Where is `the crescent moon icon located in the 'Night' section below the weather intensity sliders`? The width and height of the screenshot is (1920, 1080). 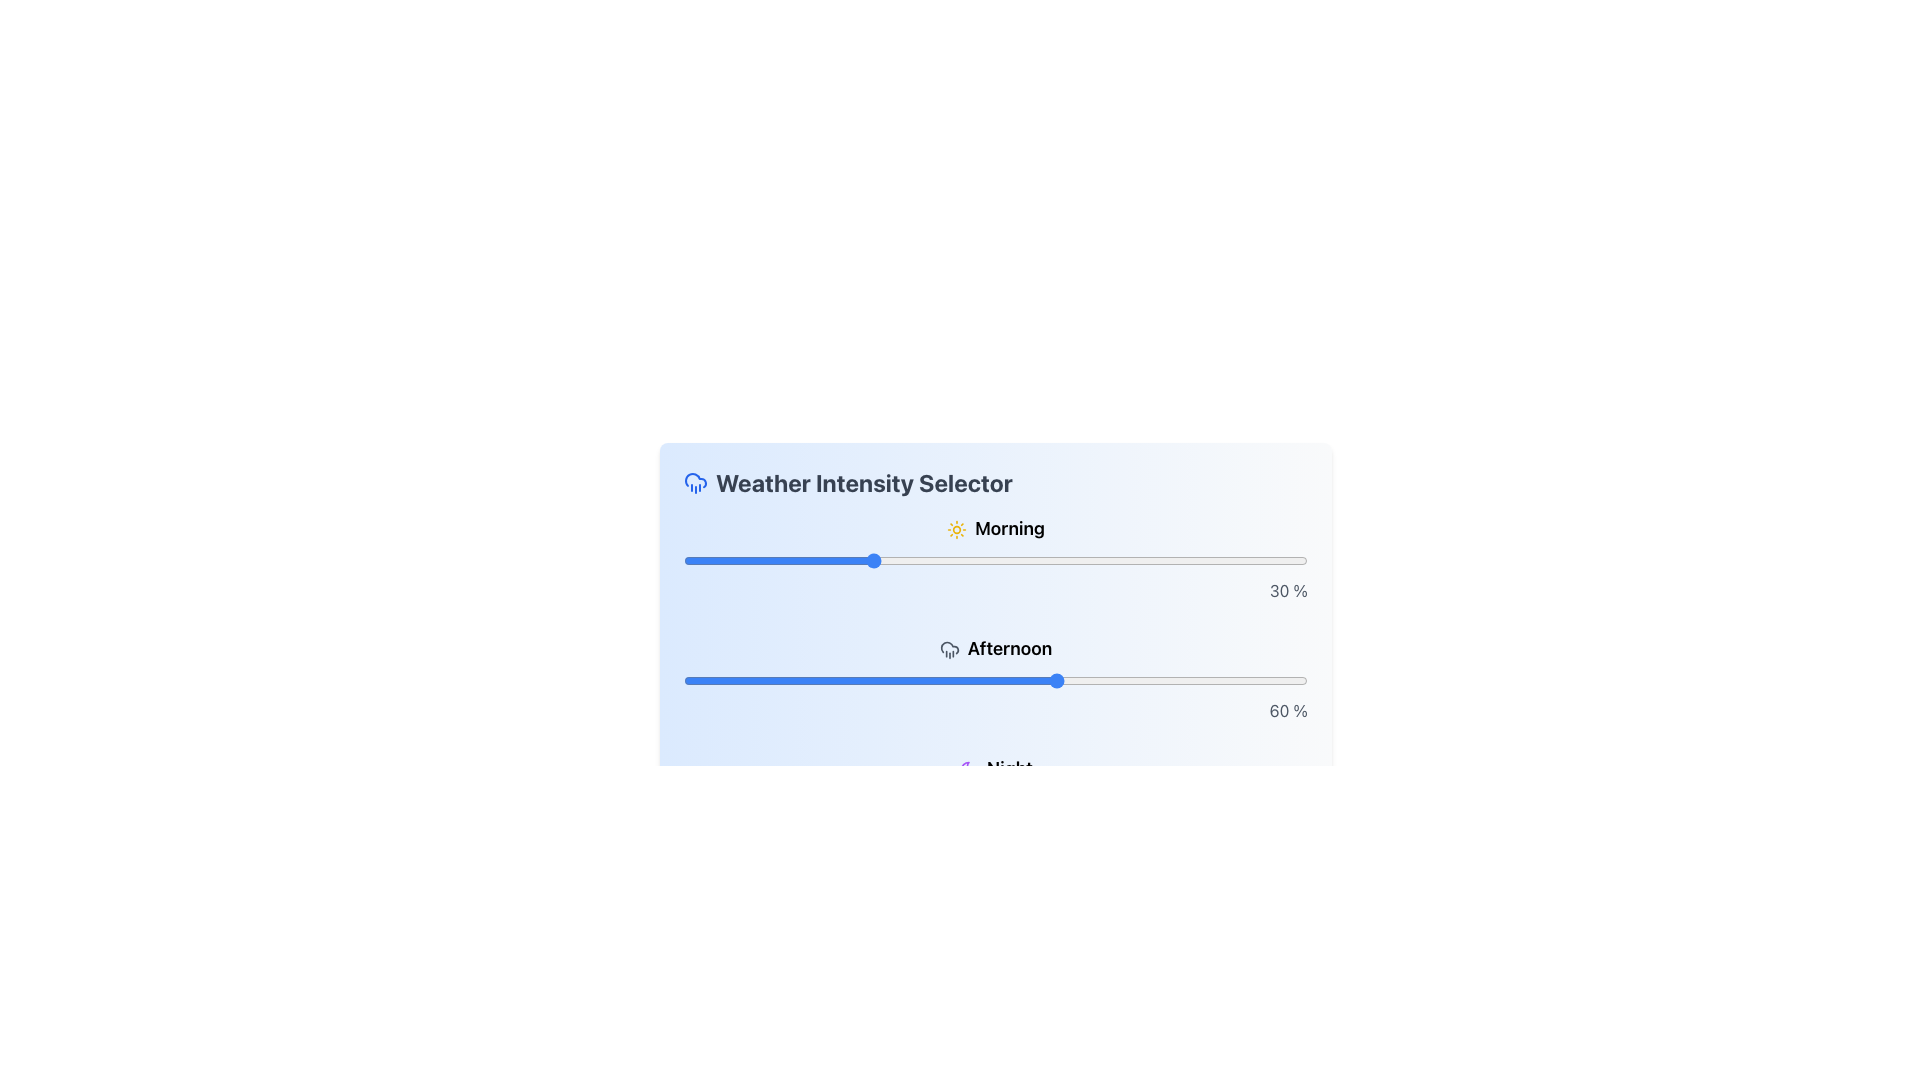
the crescent moon icon located in the 'Night' section below the weather intensity sliders is located at coordinates (969, 769).